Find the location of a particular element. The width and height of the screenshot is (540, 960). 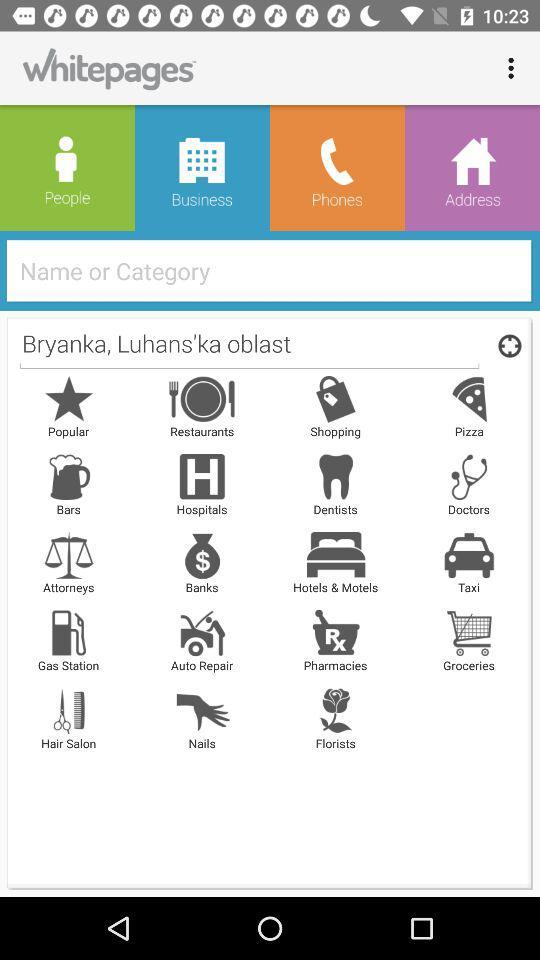

the item next to the bryanka luhans ka item is located at coordinates (505, 345).